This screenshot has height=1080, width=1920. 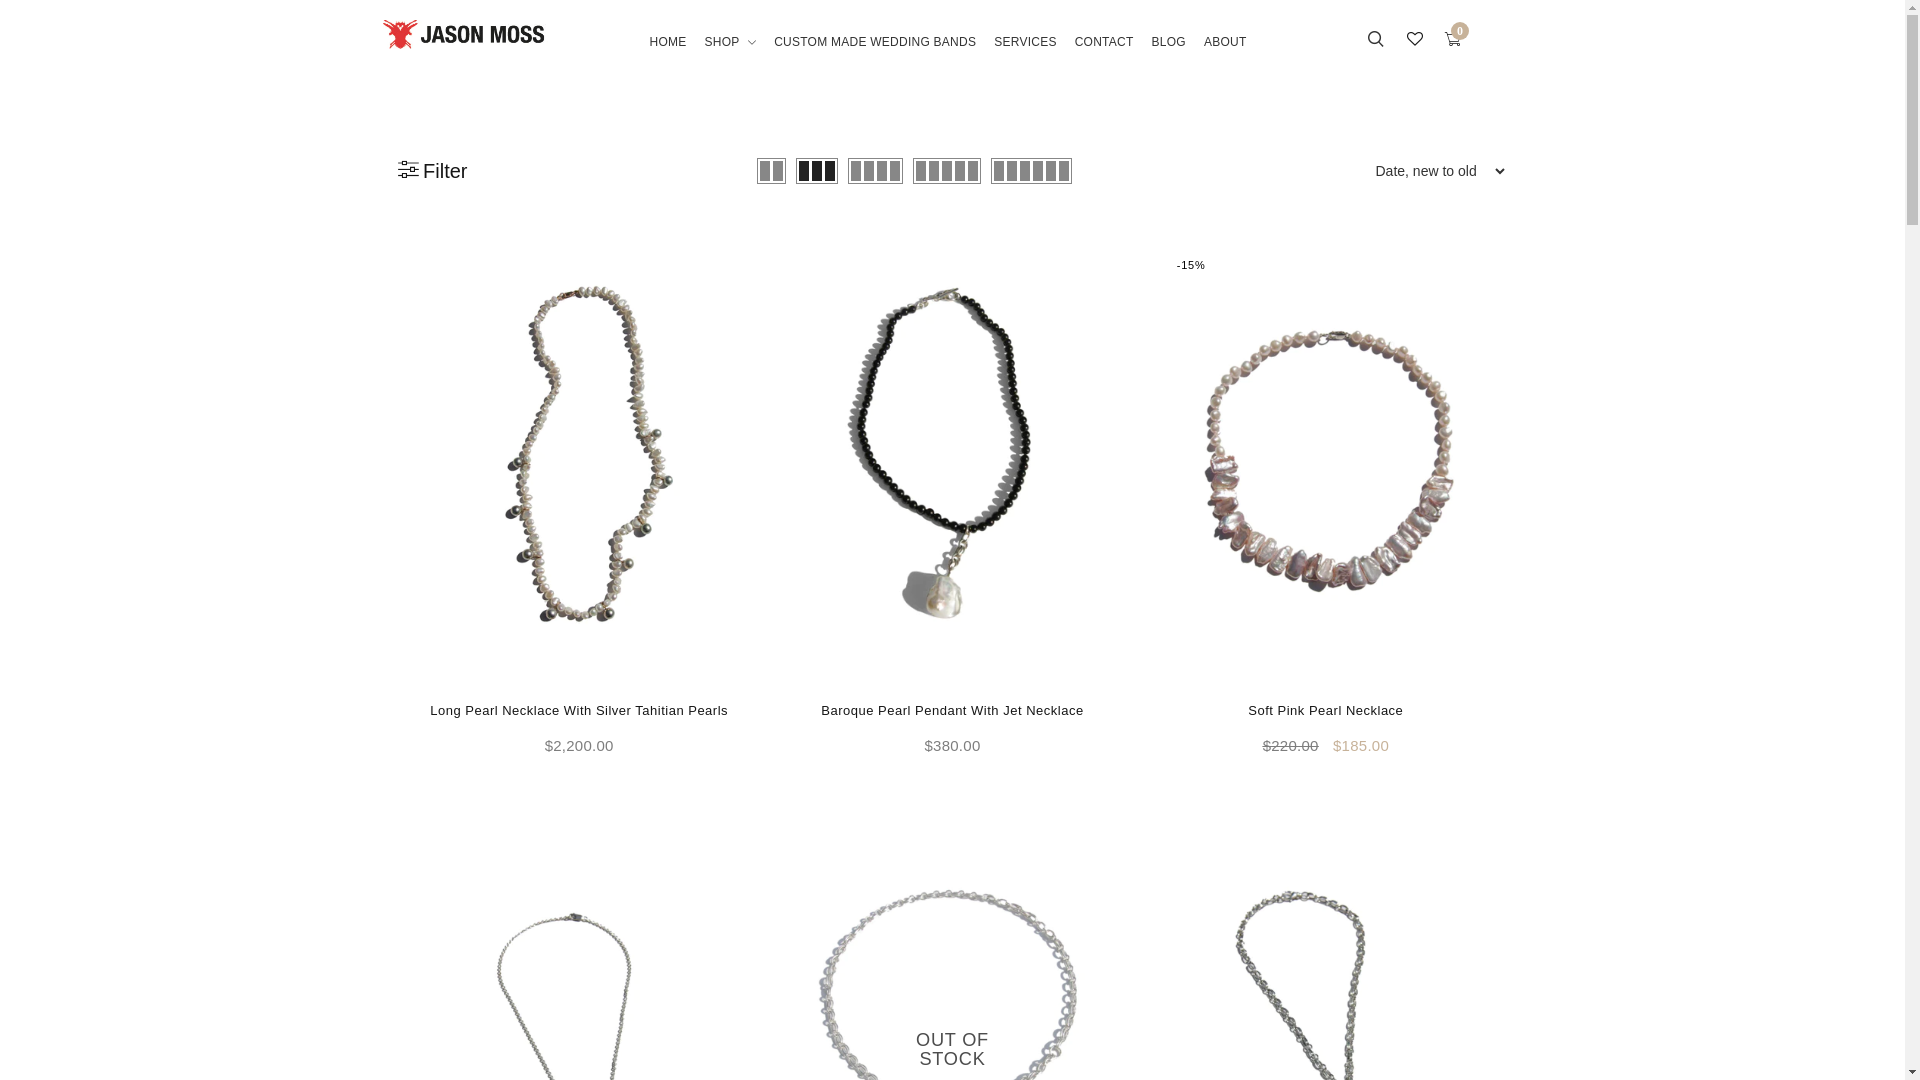 What do you see at coordinates (1031, 169) in the screenshot?
I see `'6 col'` at bounding box center [1031, 169].